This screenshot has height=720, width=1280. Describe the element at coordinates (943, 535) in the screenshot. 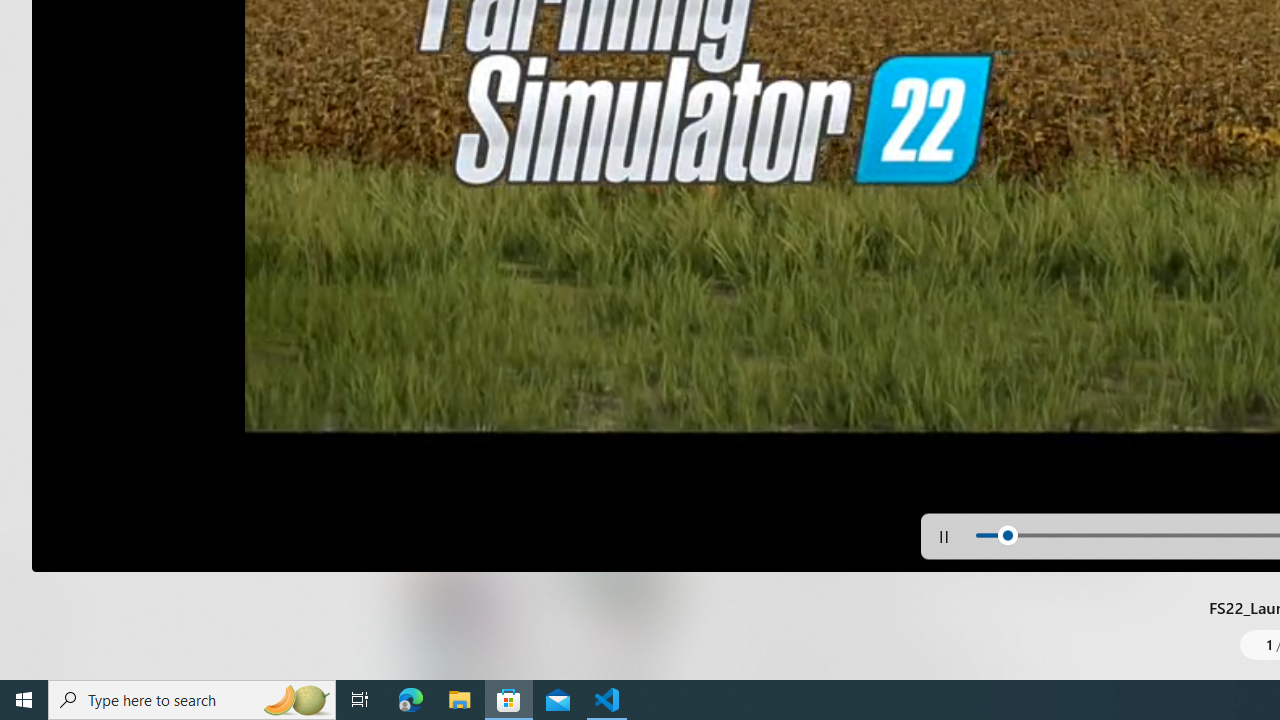

I see `'Pause'` at that location.